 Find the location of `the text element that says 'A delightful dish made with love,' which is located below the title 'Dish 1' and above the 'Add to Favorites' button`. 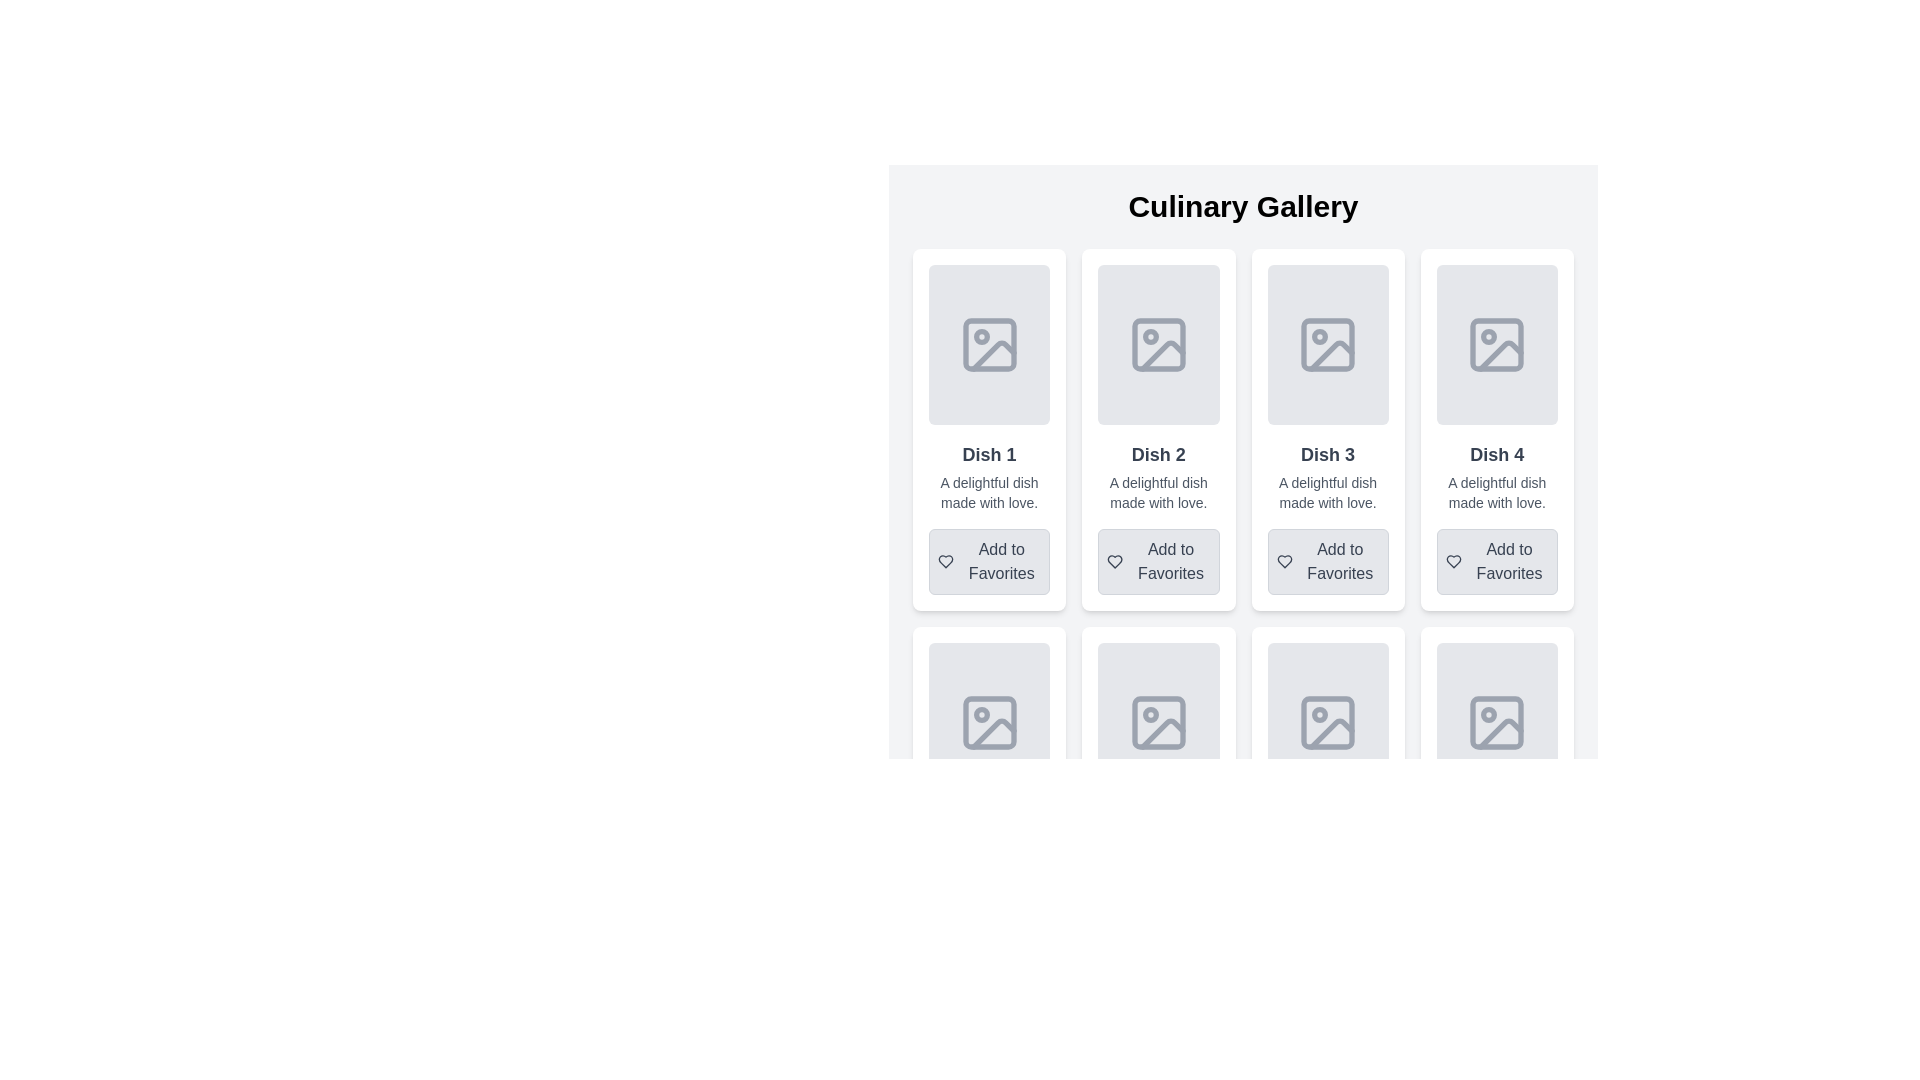

the text element that says 'A delightful dish made with love,' which is located below the title 'Dish 1' and above the 'Add to Favorites' button is located at coordinates (989, 493).